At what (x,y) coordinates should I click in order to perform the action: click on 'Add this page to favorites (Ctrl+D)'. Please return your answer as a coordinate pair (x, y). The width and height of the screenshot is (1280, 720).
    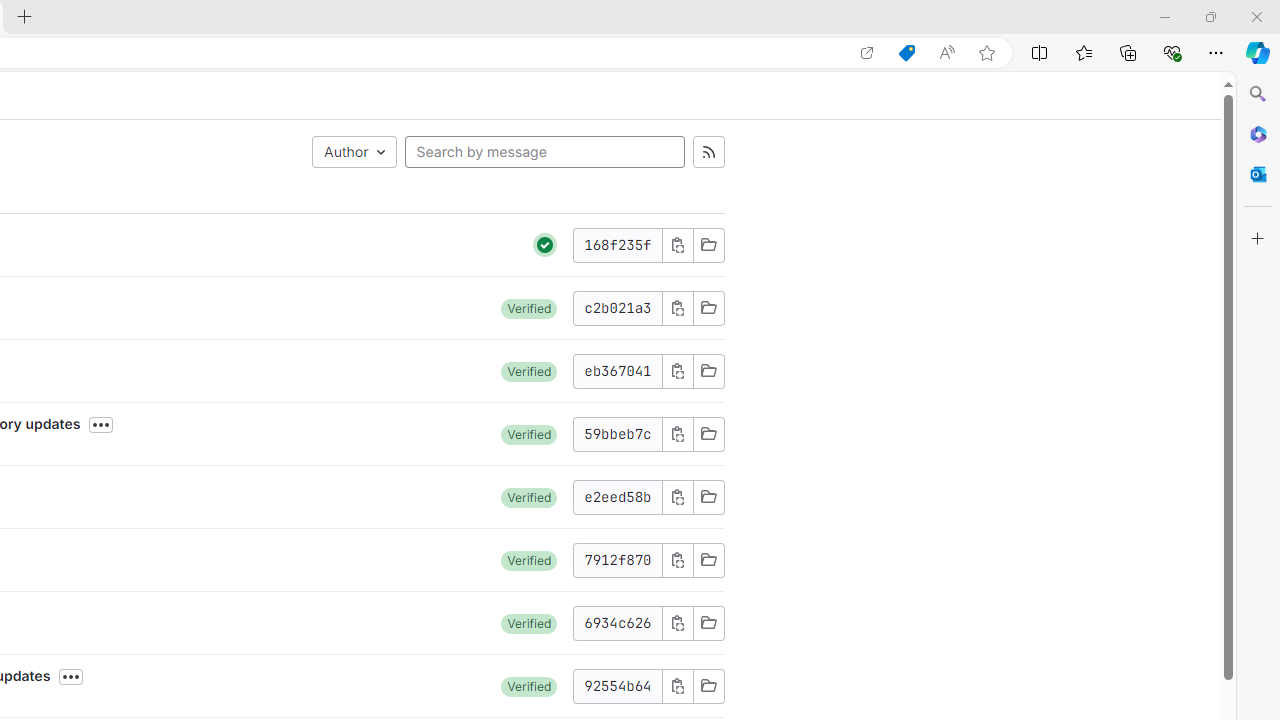
    Looking at the image, I should click on (986, 52).